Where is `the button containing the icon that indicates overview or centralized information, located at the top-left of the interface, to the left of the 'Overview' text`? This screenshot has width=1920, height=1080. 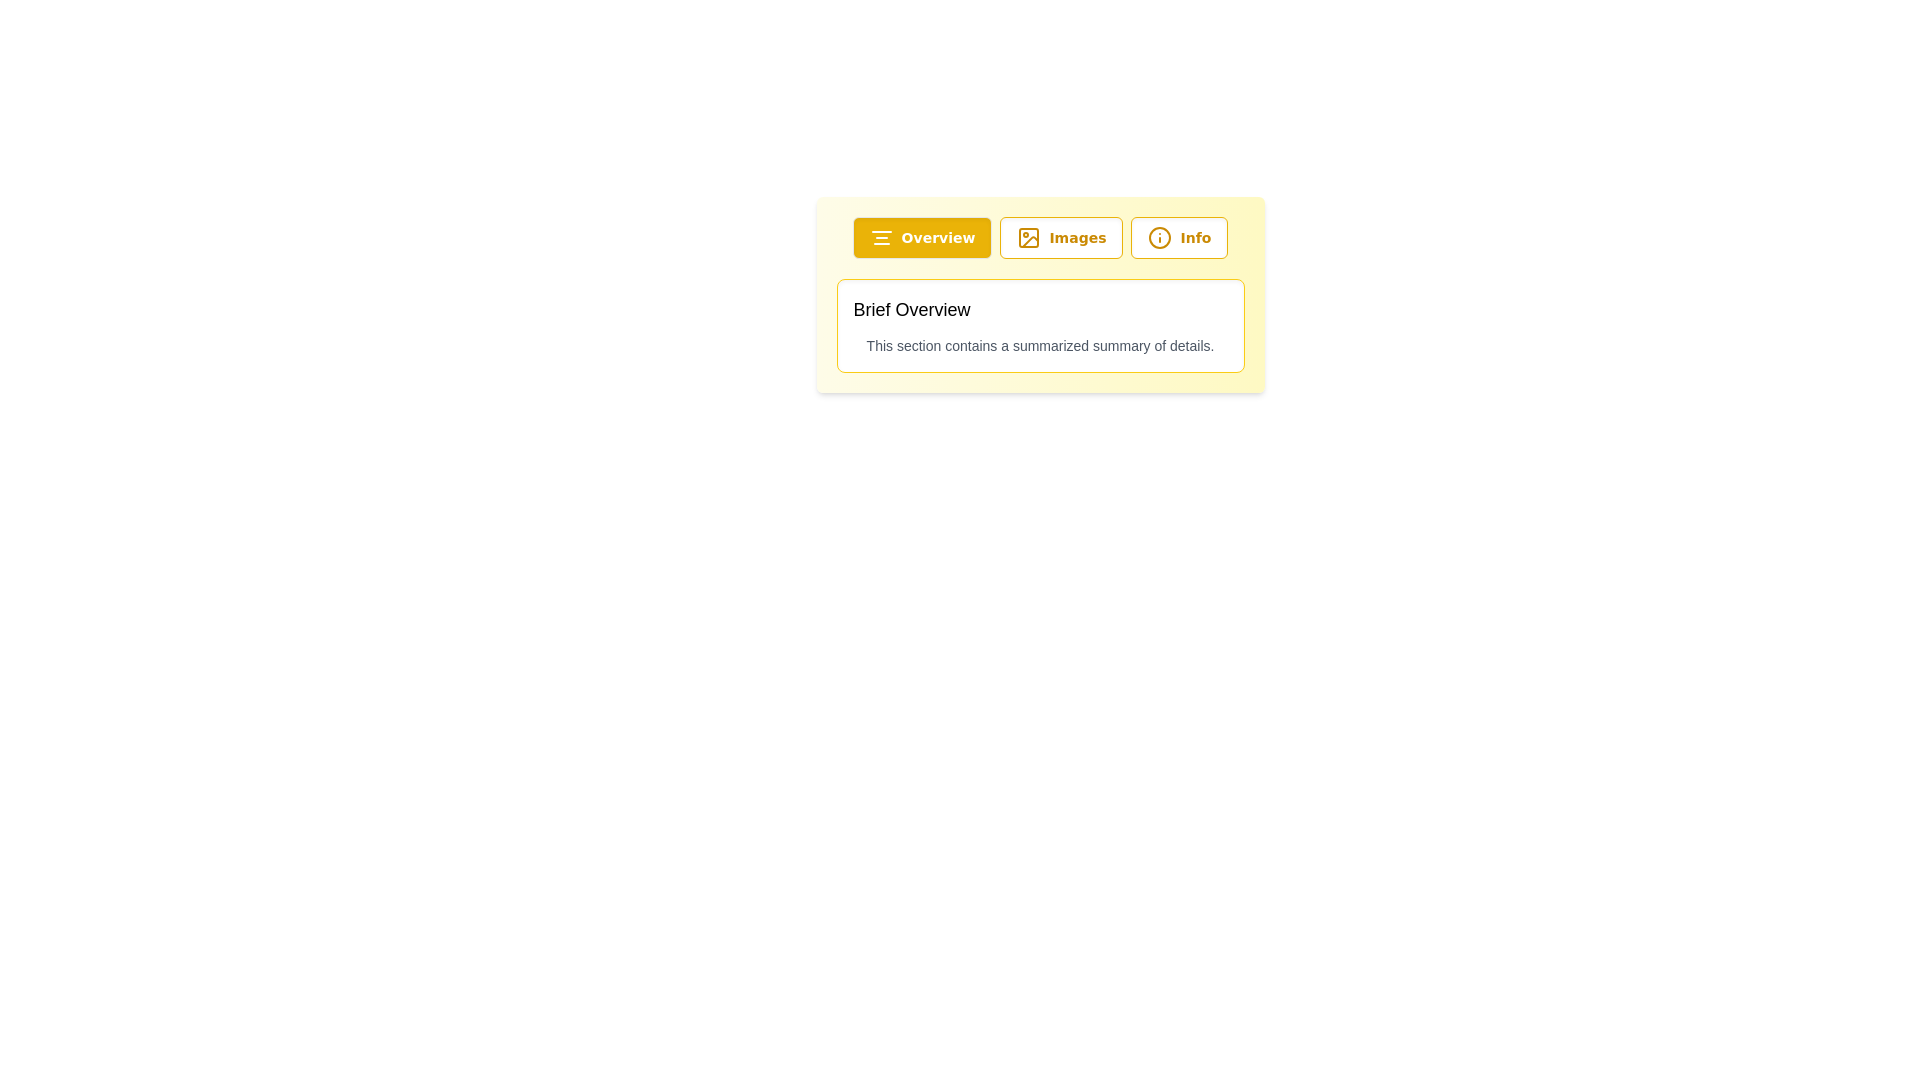 the button containing the icon that indicates overview or centralized information, located at the top-left of the interface, to the left of the 'Overview' text is located at coordinates (880, 237).